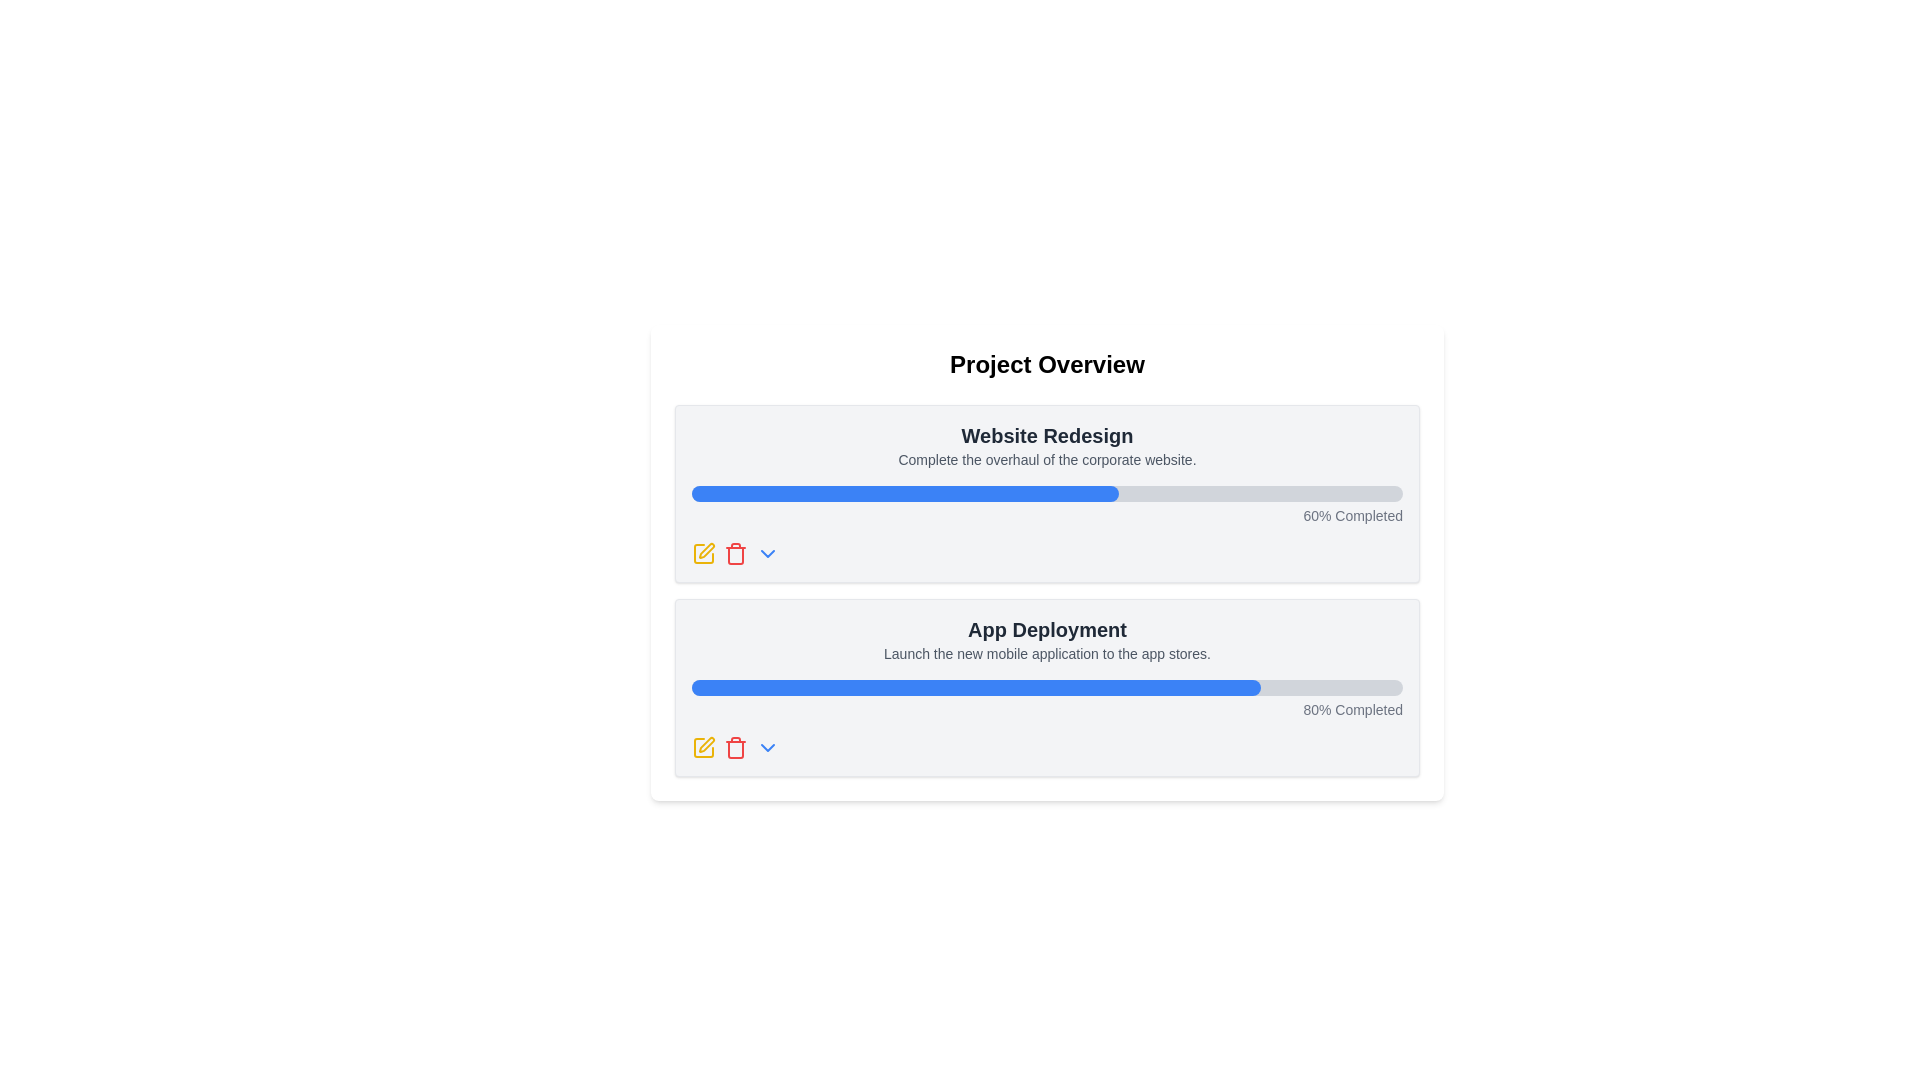 The height and width of the screenshot is (1080, 1920). Describe the element at coordinates (904, 493) in the screenshot. I see `the progress indicator (progress bar fill) in the 'Website Redesign' card section to visually inspect the completion progress of the task` at that location.